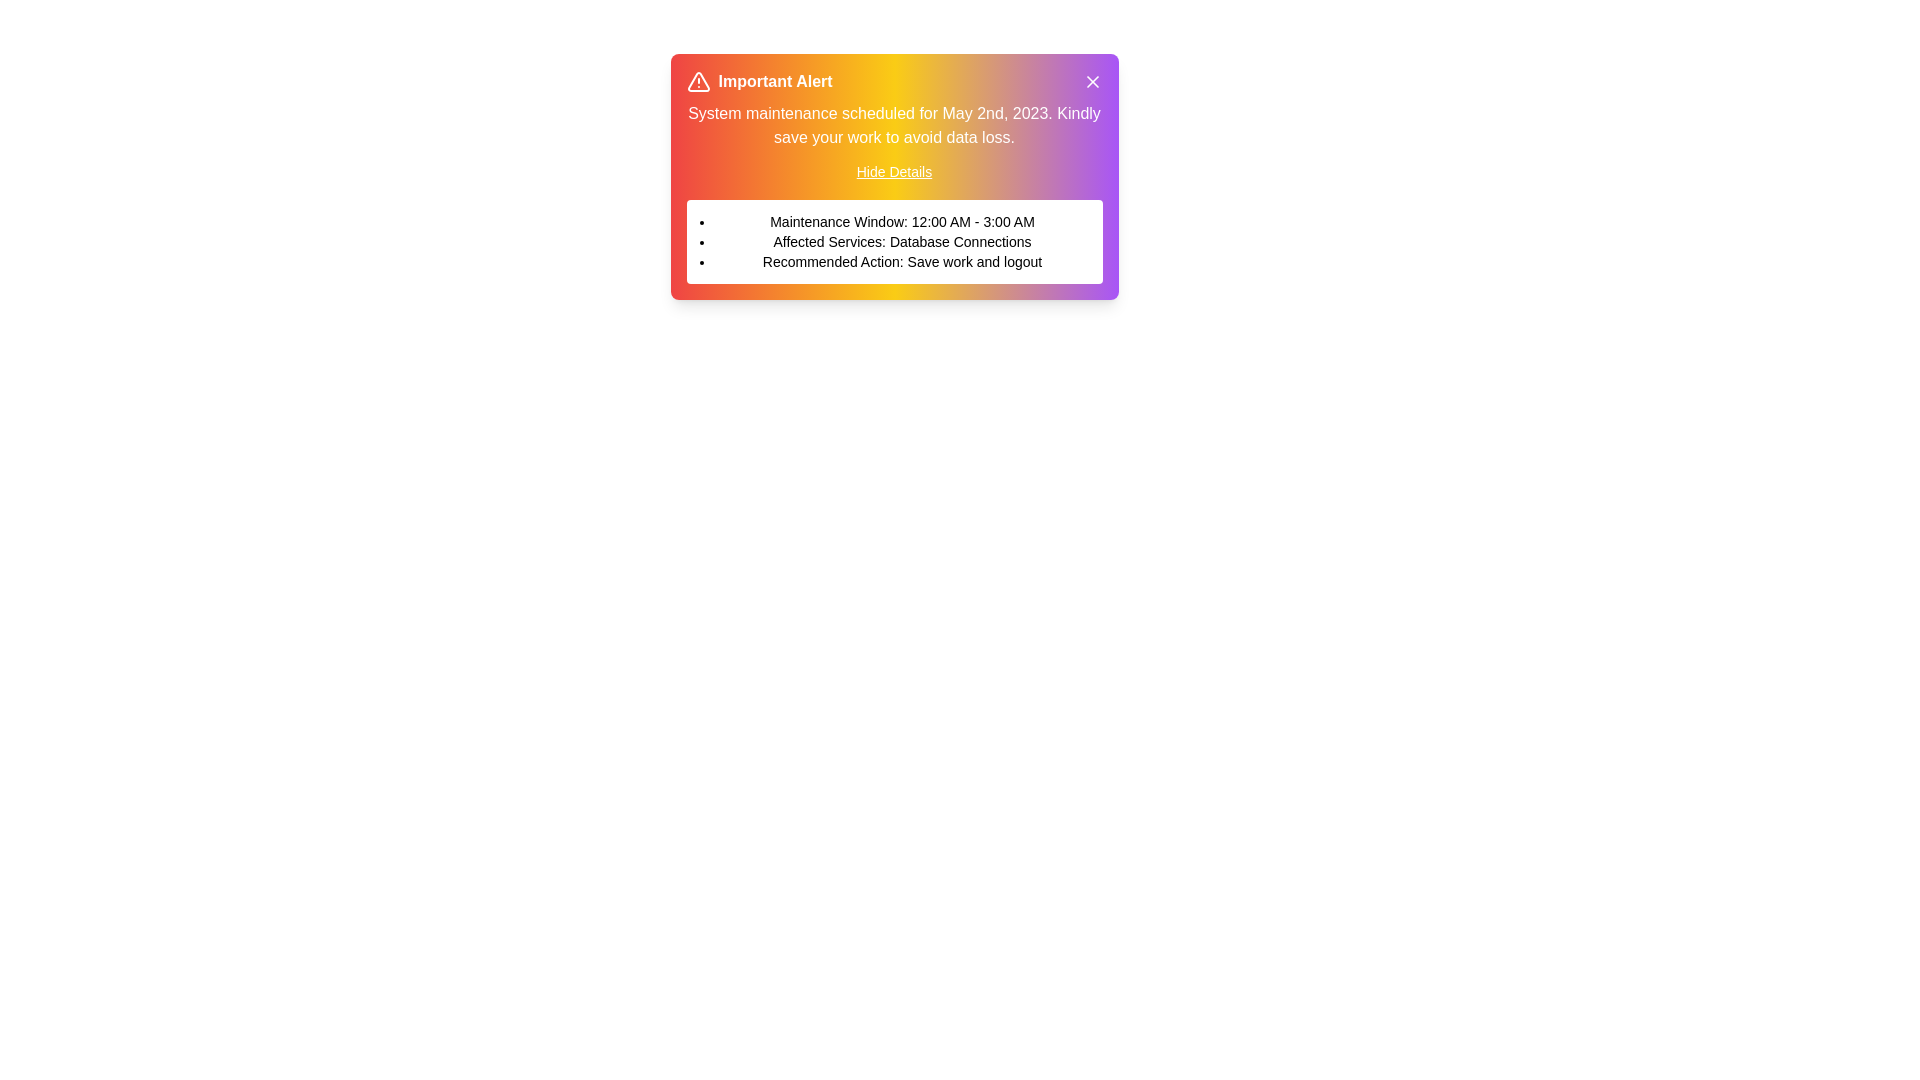  What do you see at coordinates (1091, 80) in the screenshot?
I see `the close button to dismiss the alert` at bounding box center [1091, 80].